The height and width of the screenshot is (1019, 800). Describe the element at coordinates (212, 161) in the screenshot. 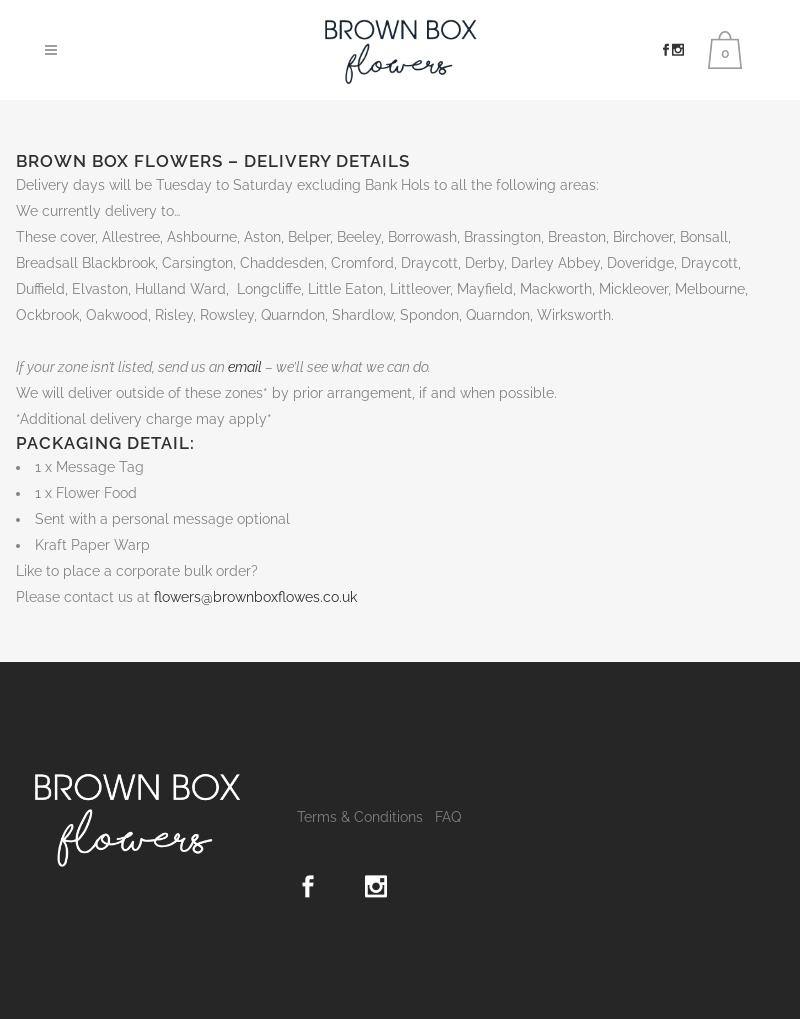

I see `'Brown Box Flowers – Delivery Details'` at that location.